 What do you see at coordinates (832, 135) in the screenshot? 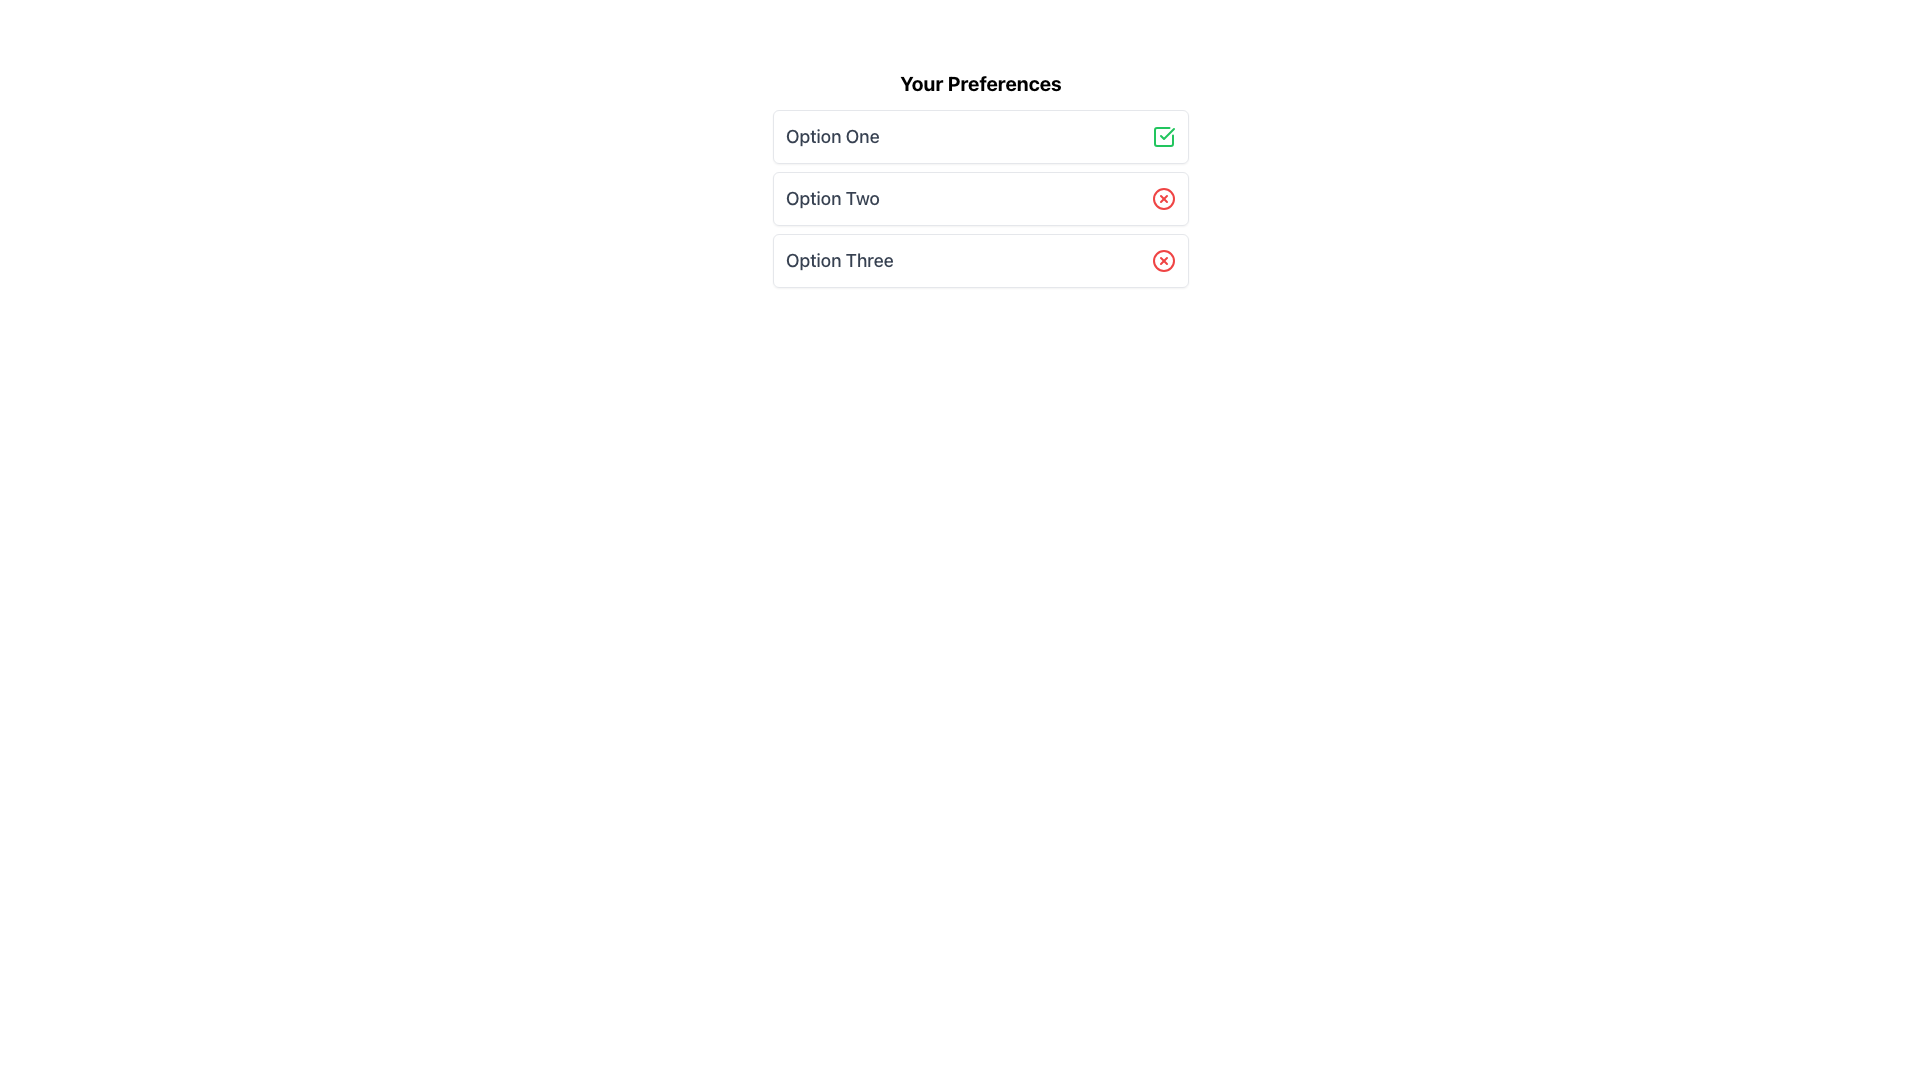
I see `the static text label that identifies the first option in the 'Your Preferences' selection panel, which is located above 'Option Two' and 'Option Three', and has a green checkmark icon to the right` at bounding box center [832, 135].